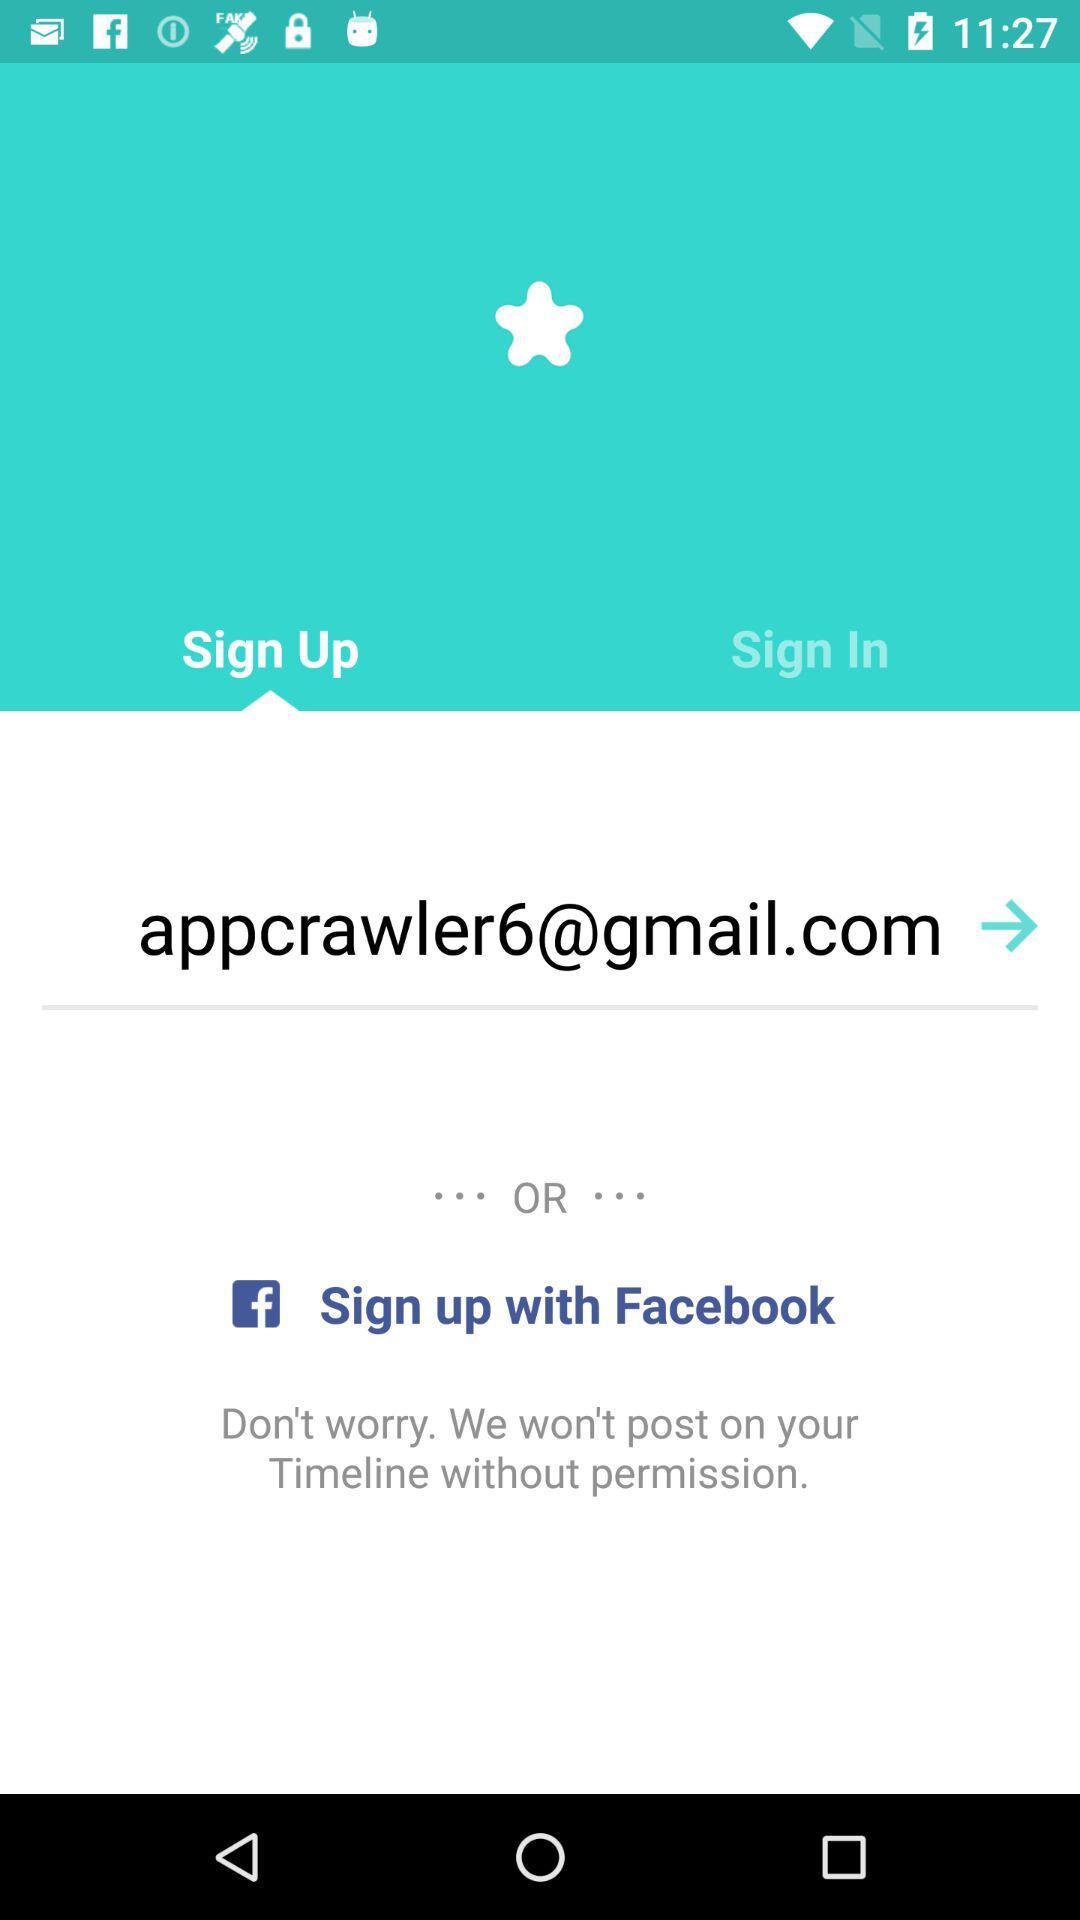  What do you see at coordinates (810, 648) in the screenshot?
I see `the sign in item` at bounding box center [810, 648].